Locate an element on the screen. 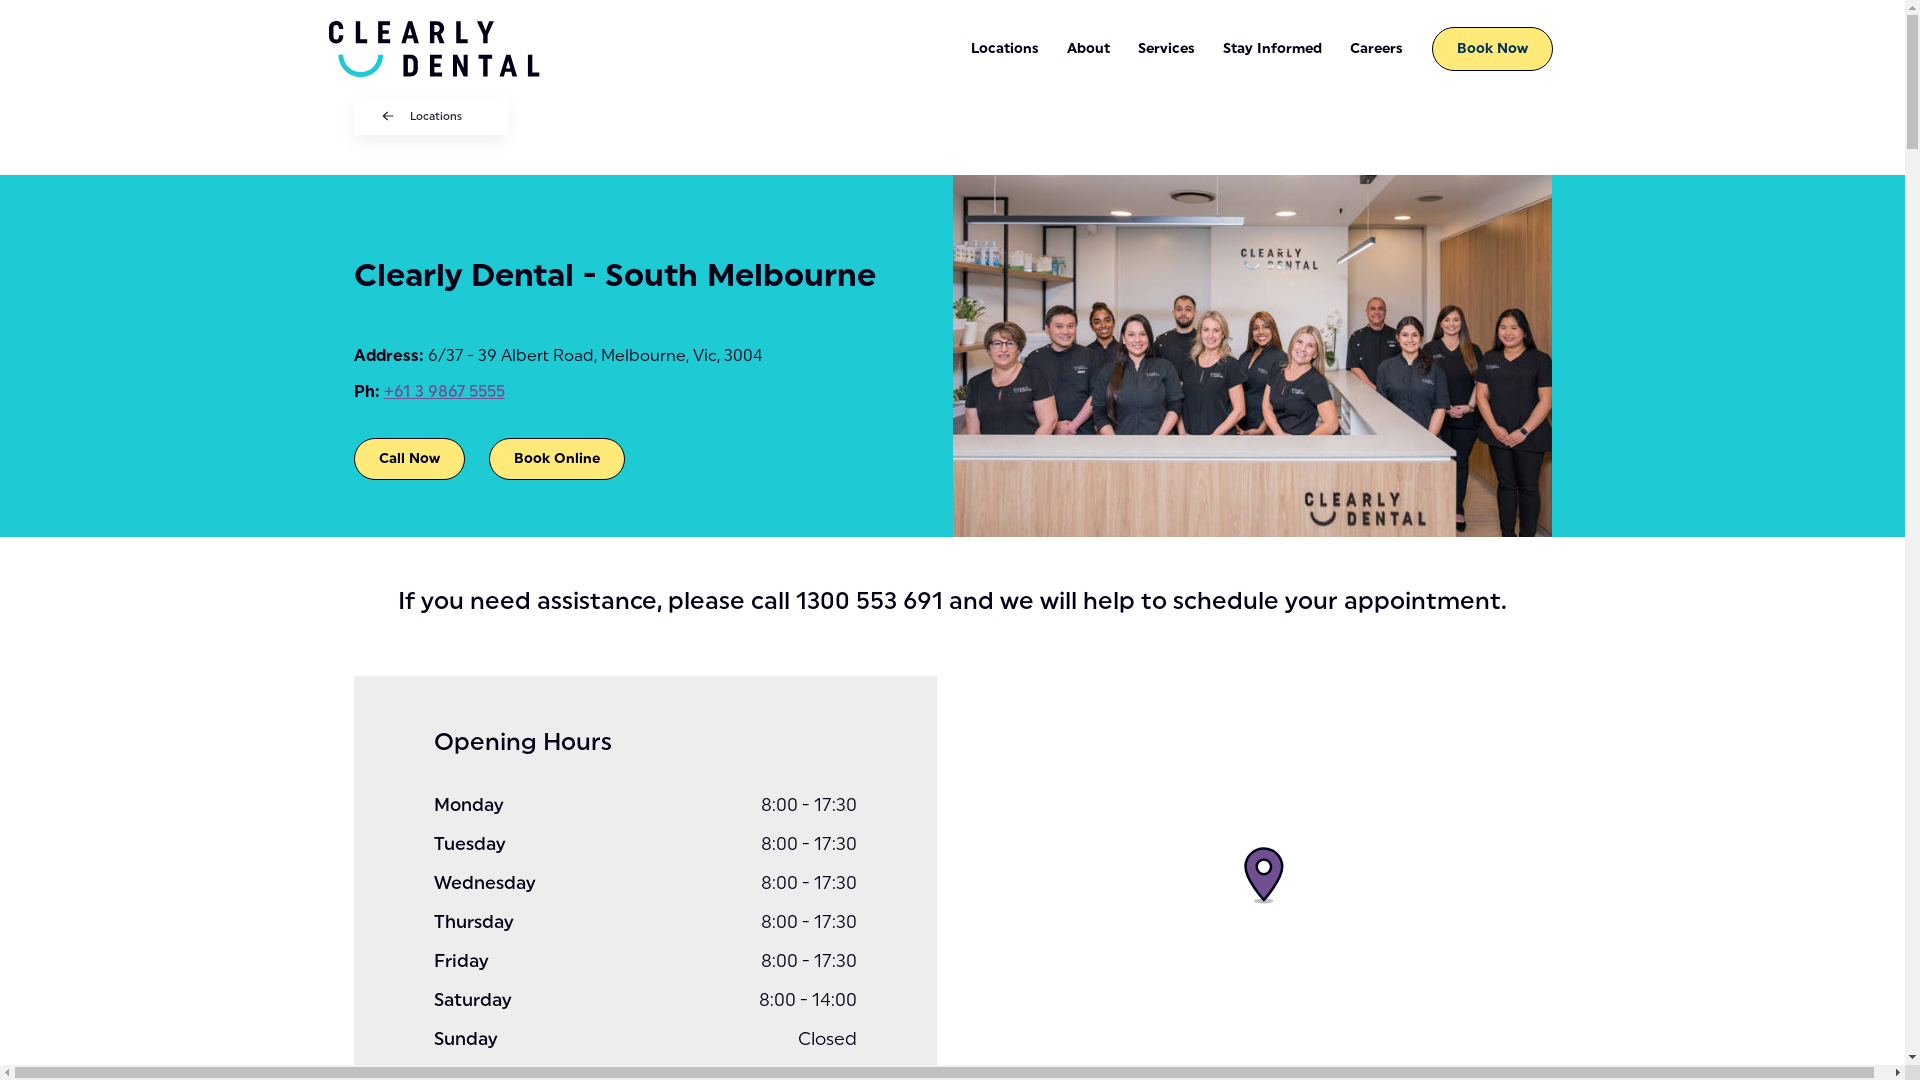  '+61 3 9867 5555' is located at coordinates (443, 391).